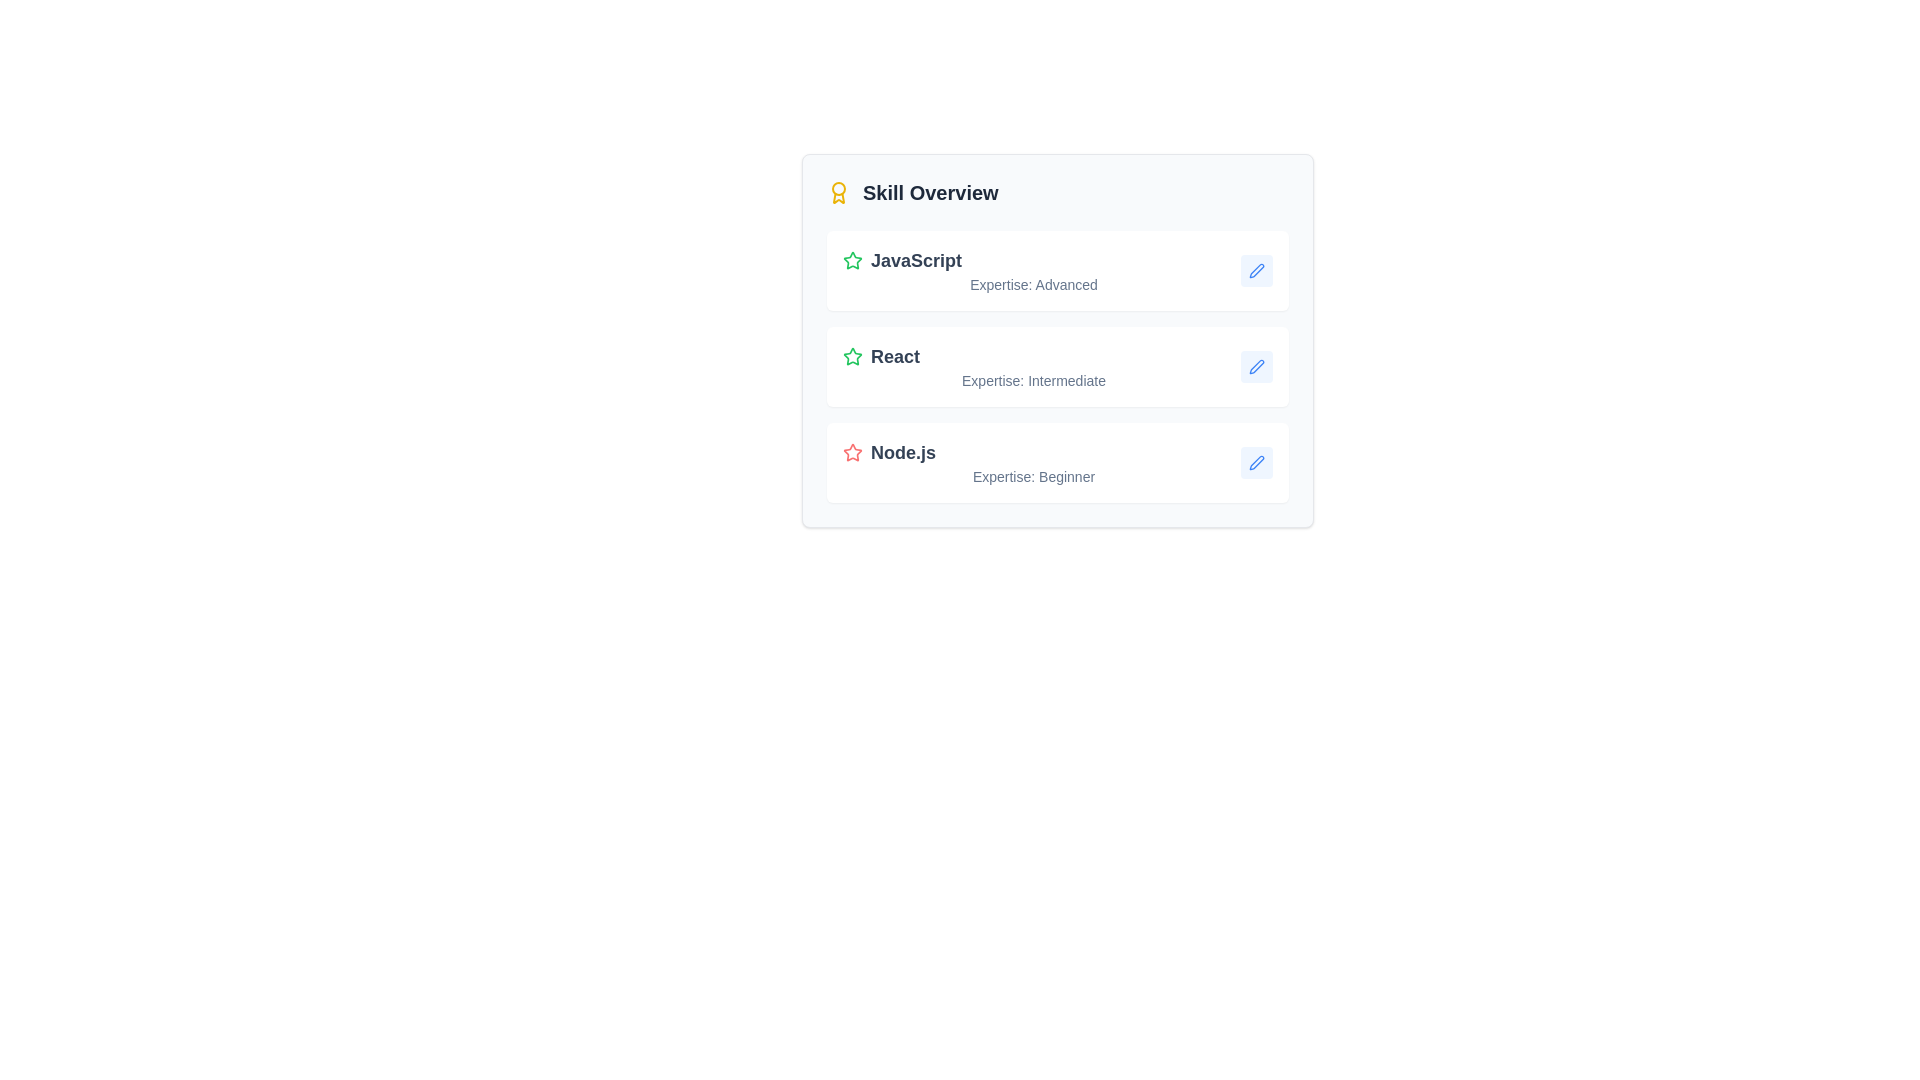 The width and height of the screenshot is (1920, 1080). I want to click on the first star icon with a green outline that represents the 'React' skill rating, located to the immediate left of the 'React' label in the Skill Overview list, so click(853, 356).